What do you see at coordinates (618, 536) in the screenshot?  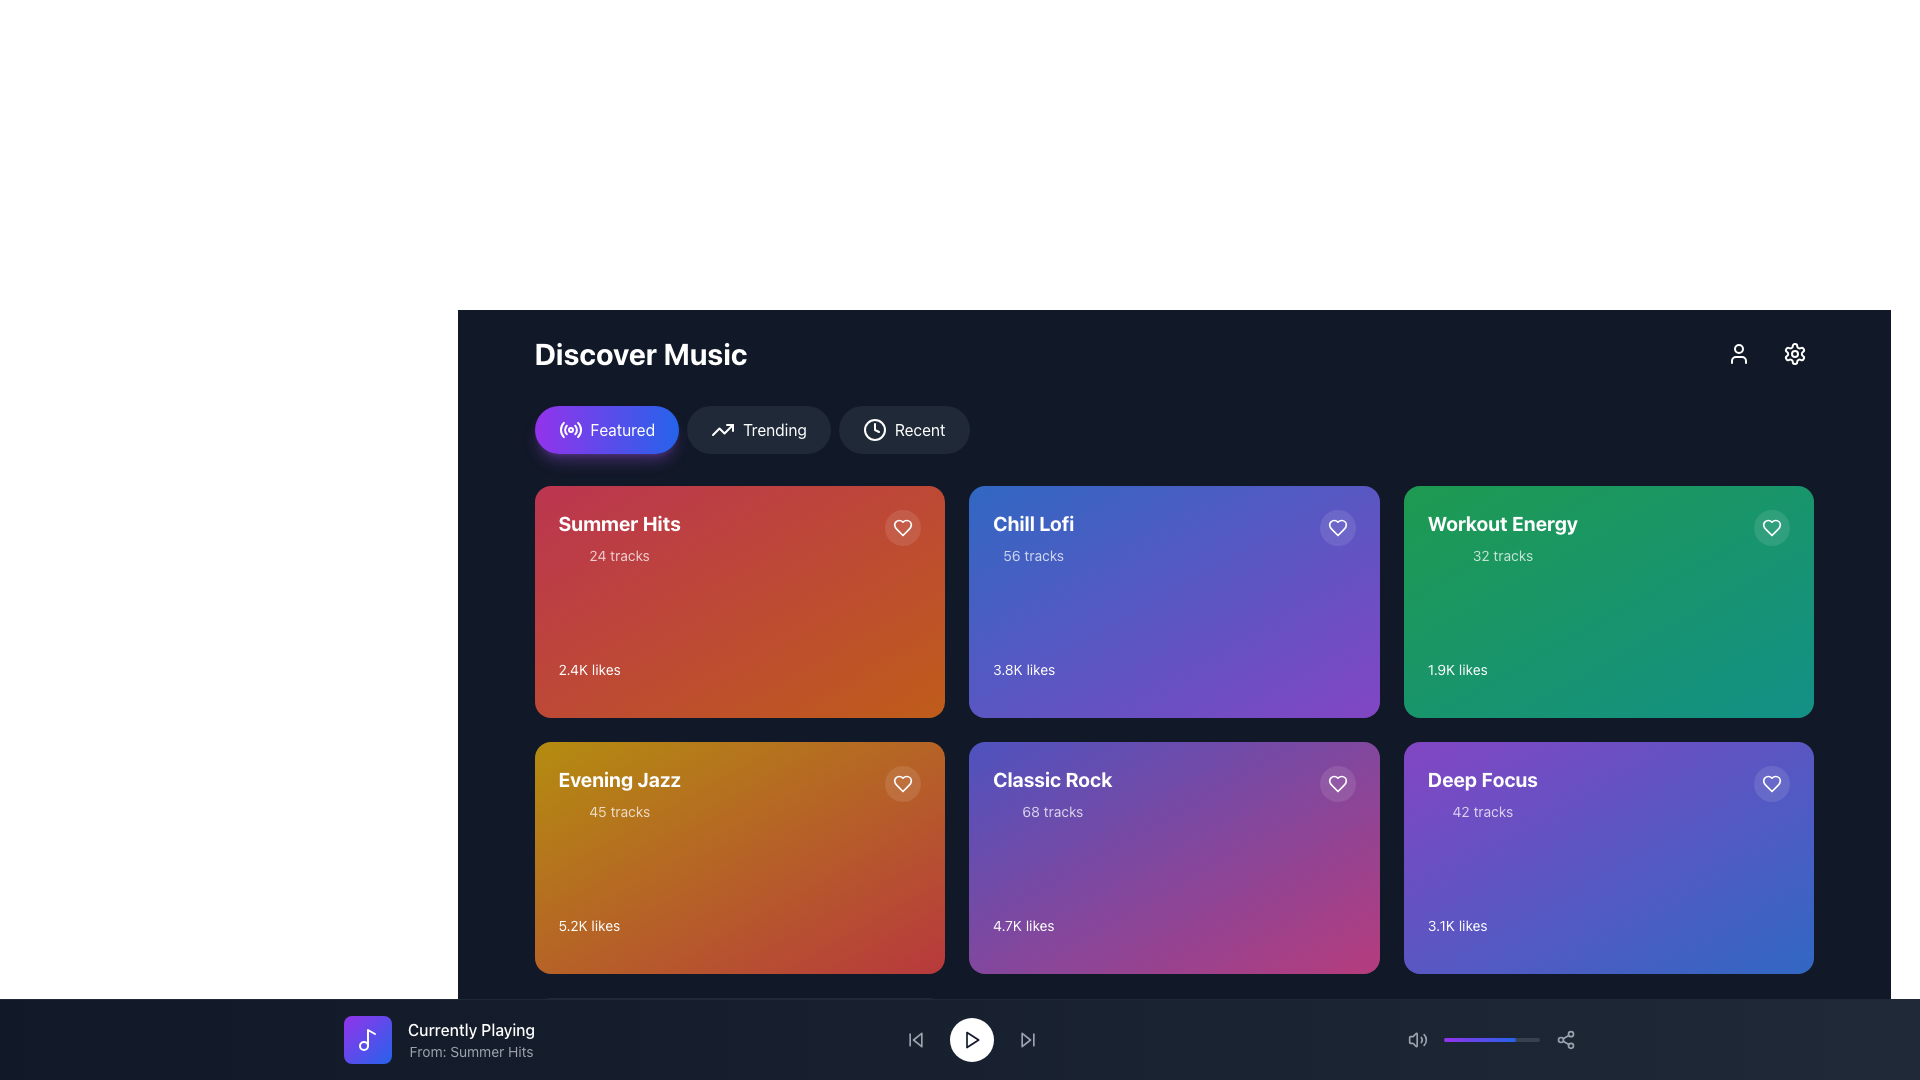 I see `title 'Summer Hits' and the subtitle '24 tracks' from the textual label in the top-left corner of the Discover Music section` at bounding box center [618, 536].